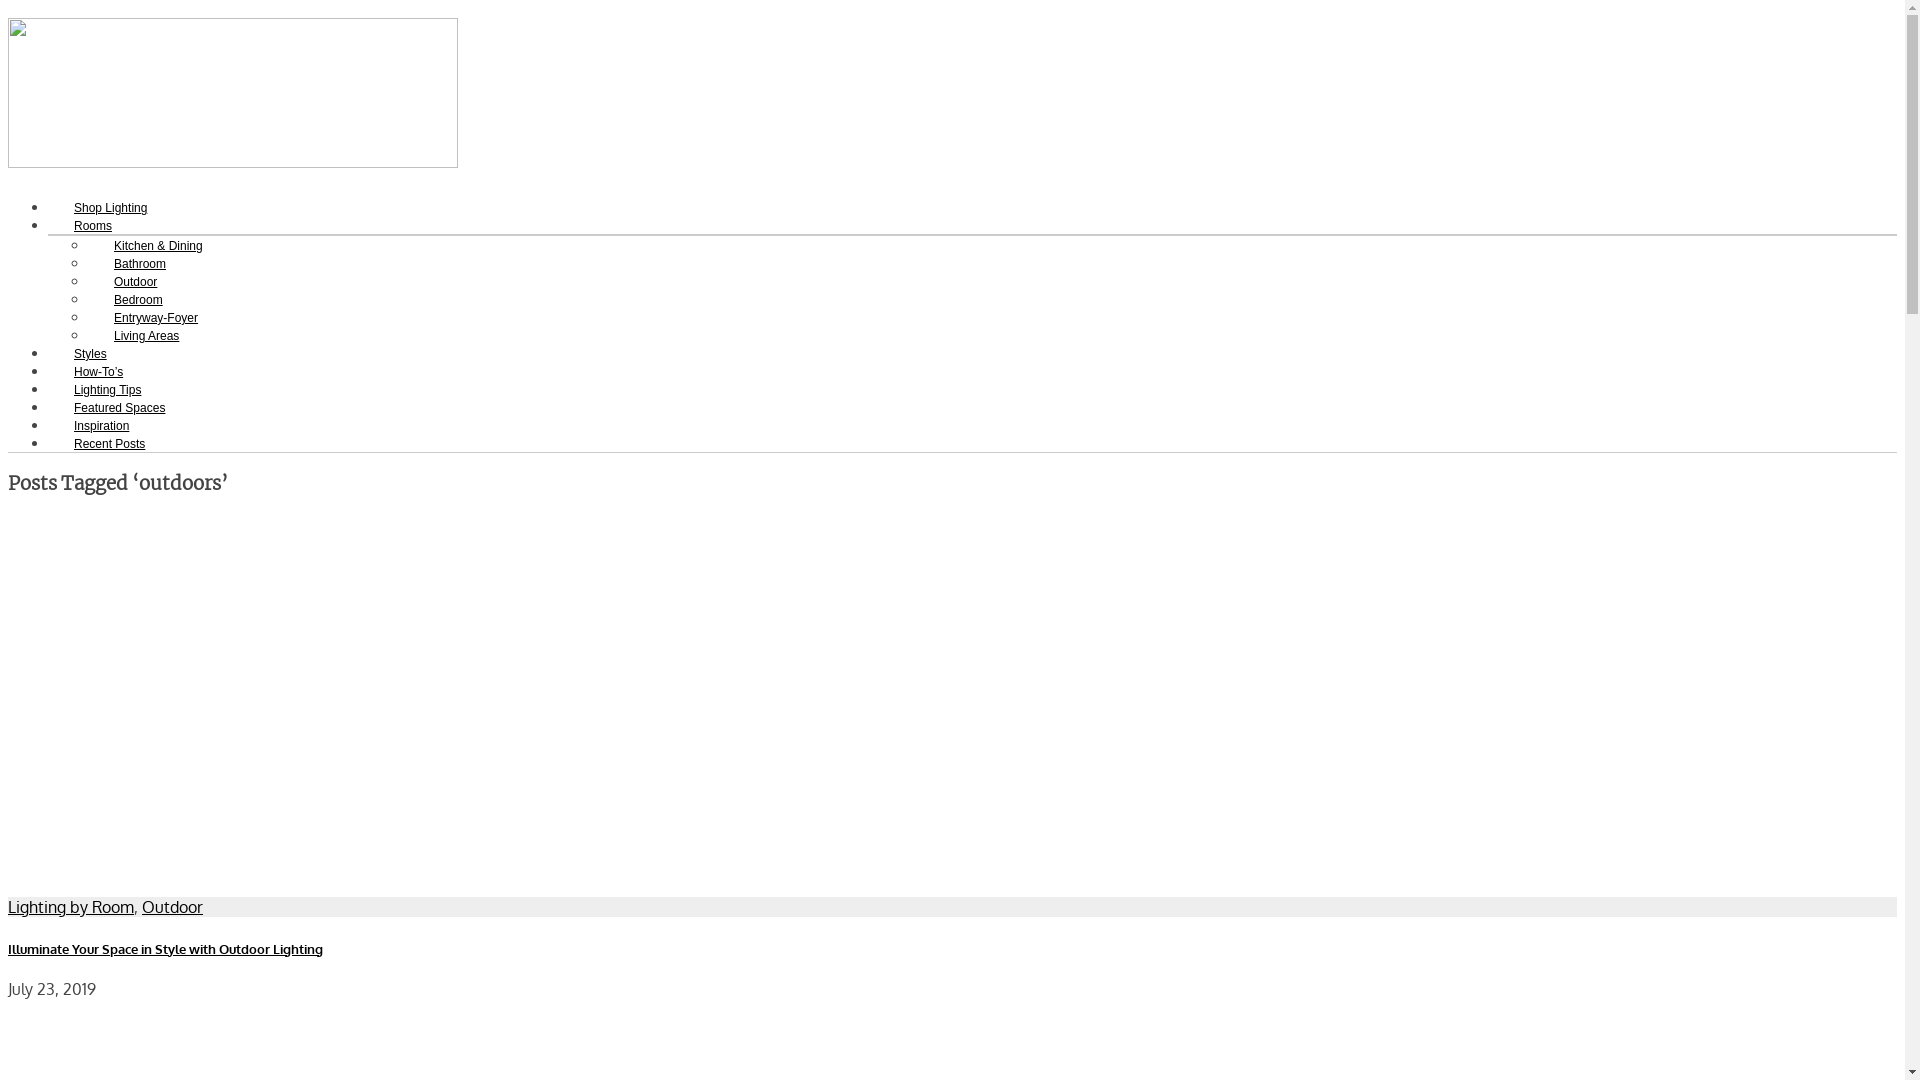  What do you see at coordinates (172, 906) in the screenshot?
I see `'Outdoor'` at bounding box center [172, 906].